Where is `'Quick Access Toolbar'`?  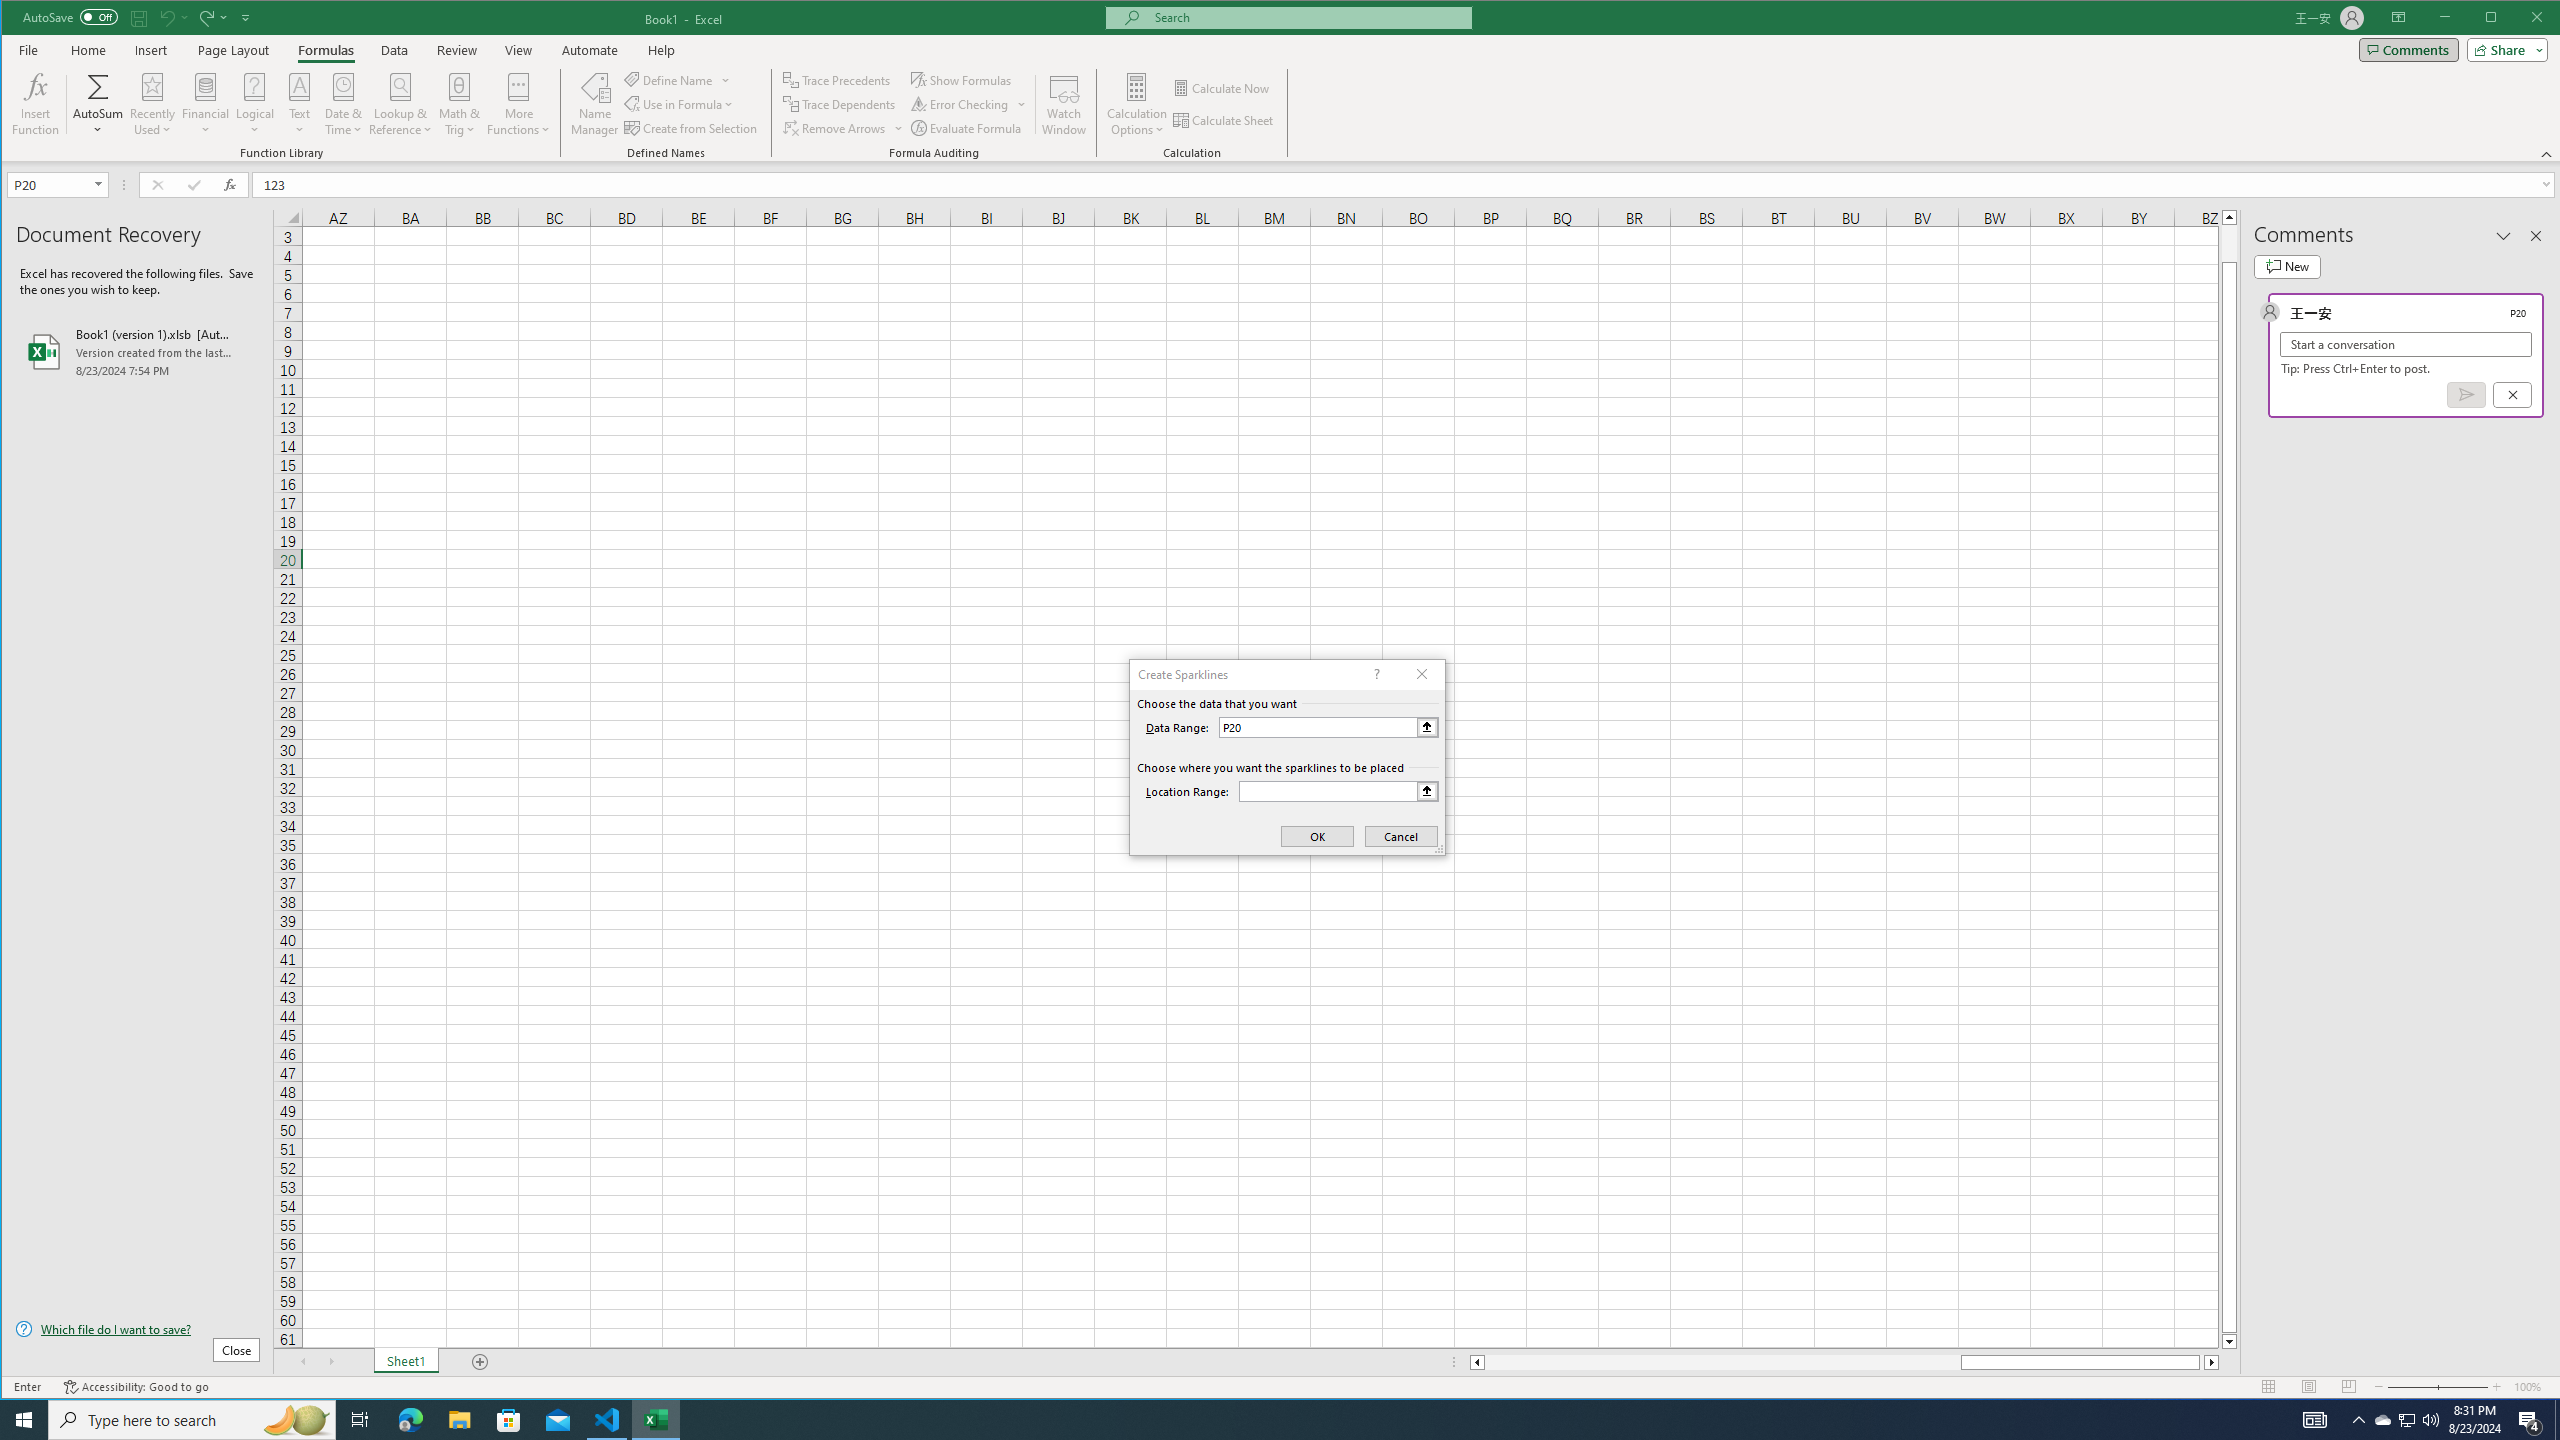 'Quick Access Toolbar' is located at coordinates (138, 18).